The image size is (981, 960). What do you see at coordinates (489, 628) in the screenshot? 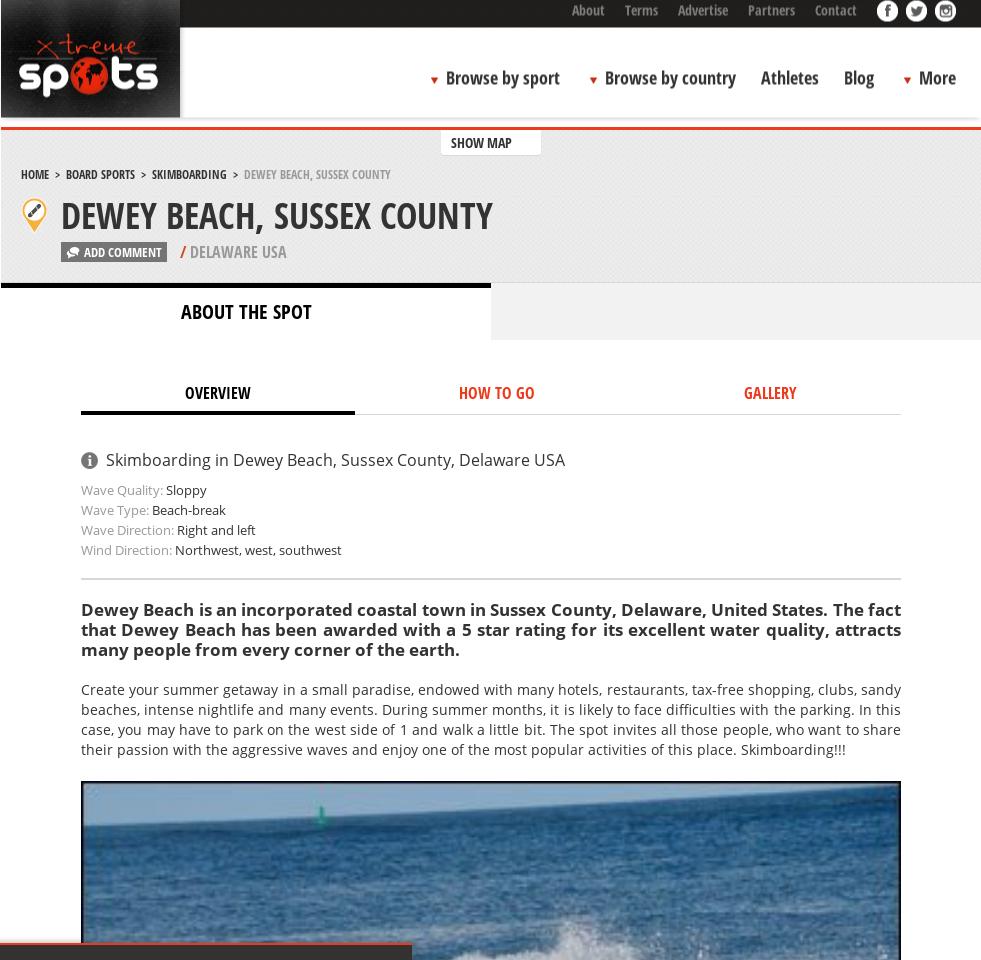
I see `'Dewey Beach is an incorporated coastal town in Sussex County, Delaware, United States. The fact that Dewey Beach has been awarded with a 5 star rating for its excellent water quality, attracts many people from every corner of the earth.'` at bounding box center [489, 628].